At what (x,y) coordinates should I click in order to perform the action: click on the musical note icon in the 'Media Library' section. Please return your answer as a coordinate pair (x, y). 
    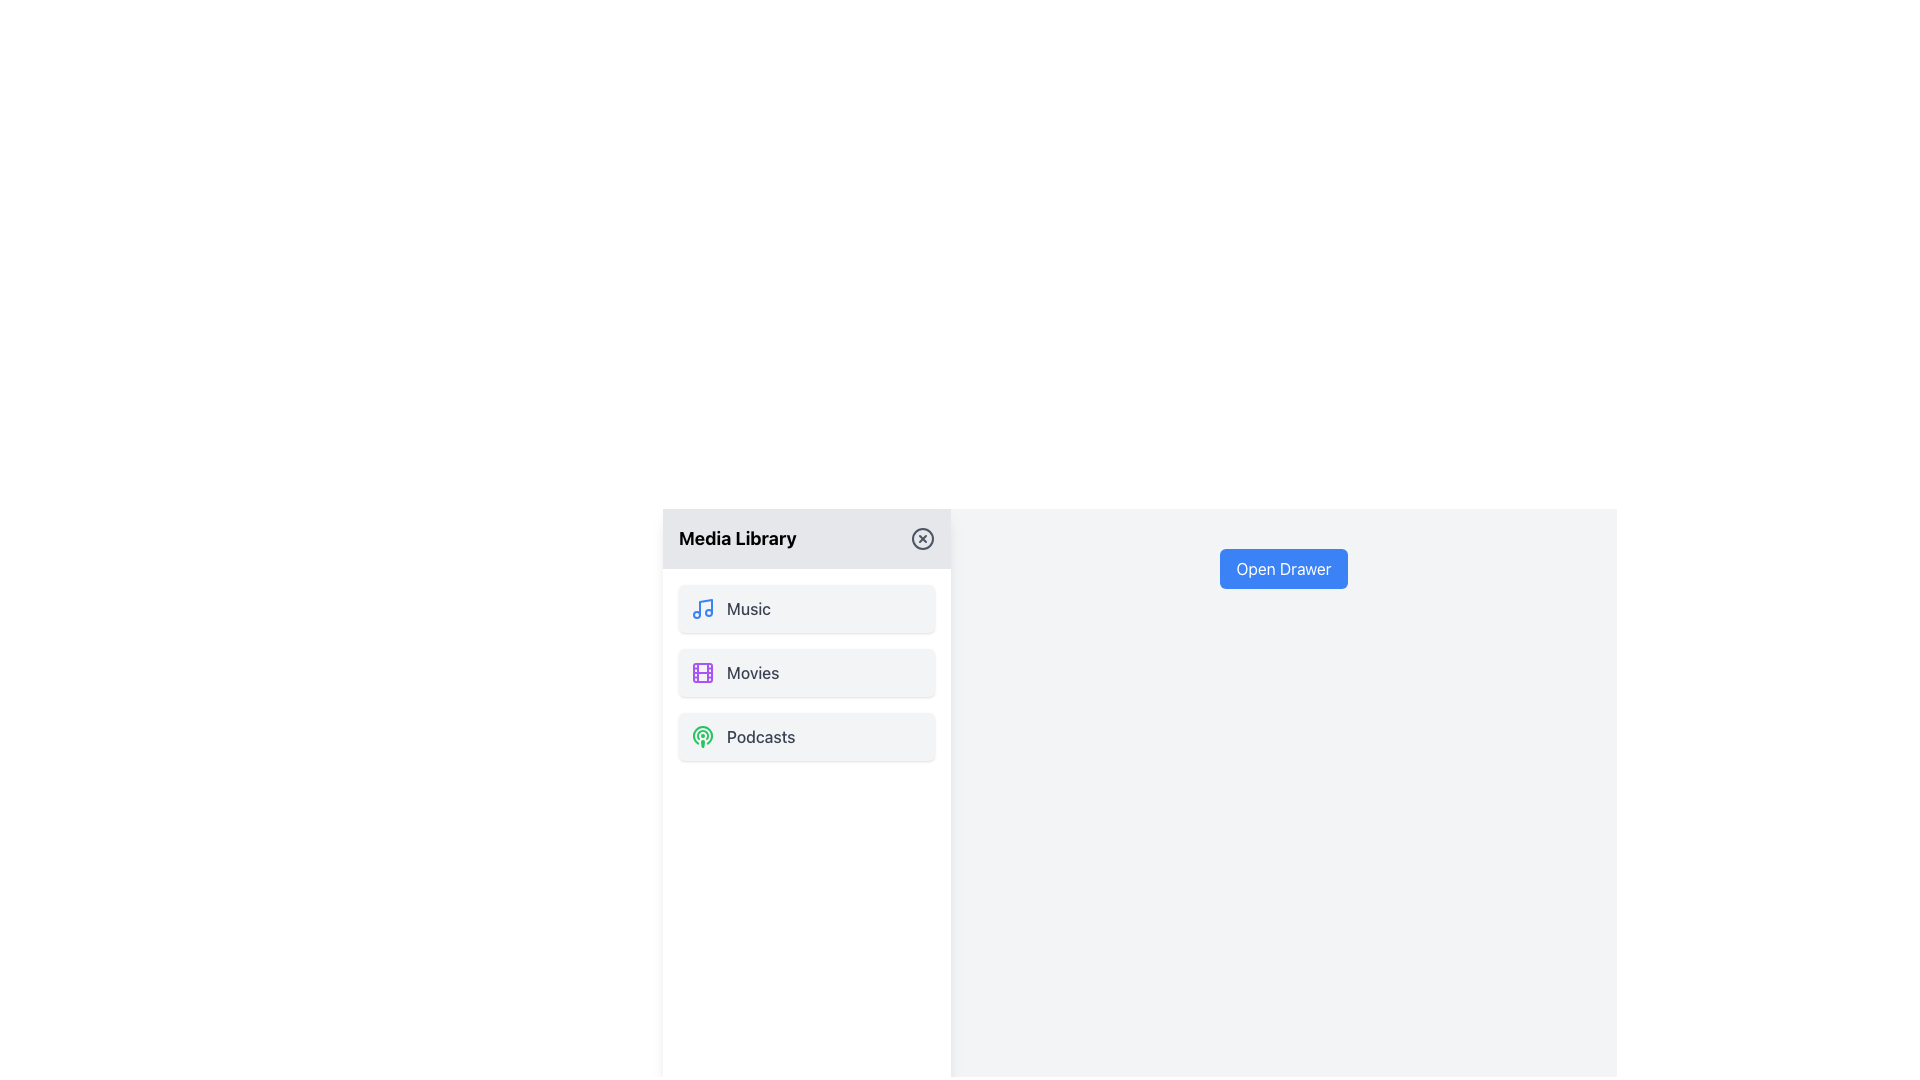
    Looking at the image, I should click on (702, 608).